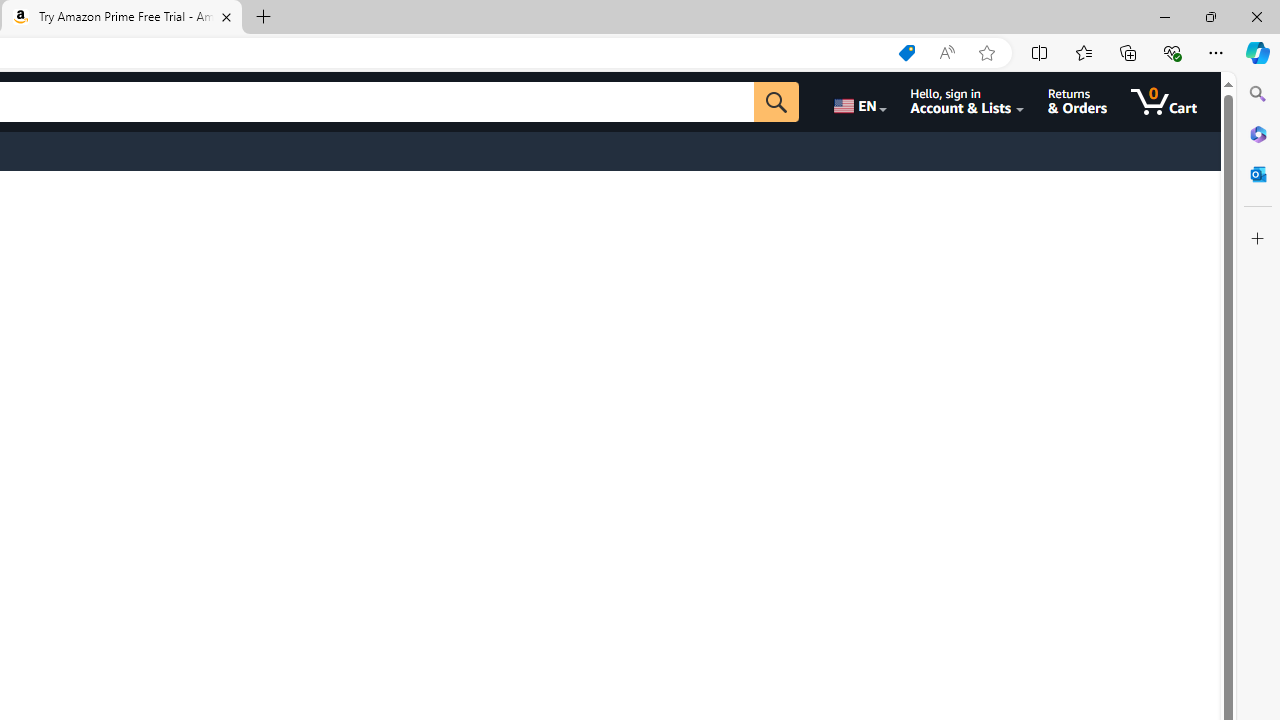 Image resolution: width=1280 pixels, height=720 pixels. What do you see at coordinates (1076, 101) in the screenshot?
I see `'Returns & Orders'` at bounding box center [1076, 101].